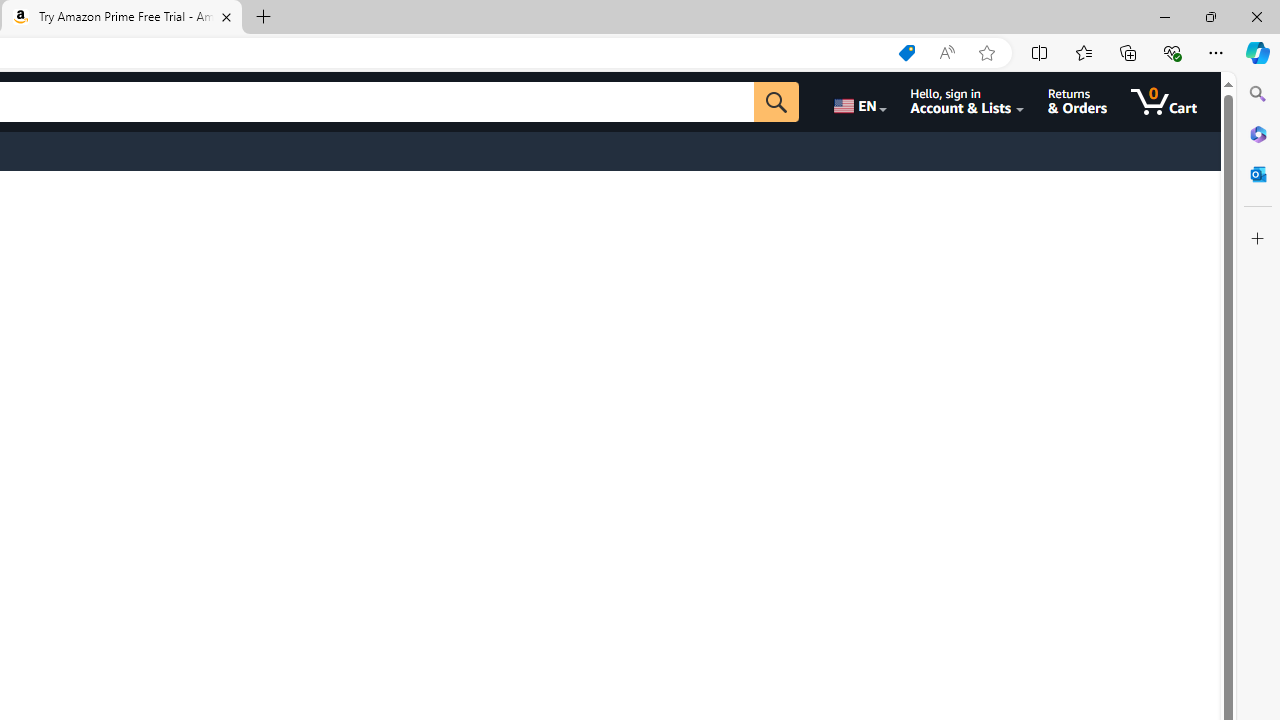 Image resolution: width=1280 pixels, height=720 pixels. What do you see at coordinates (1076, 101) in the screenshot?
I see `'Returns & Orders'` at bounding box center [1076, 101].